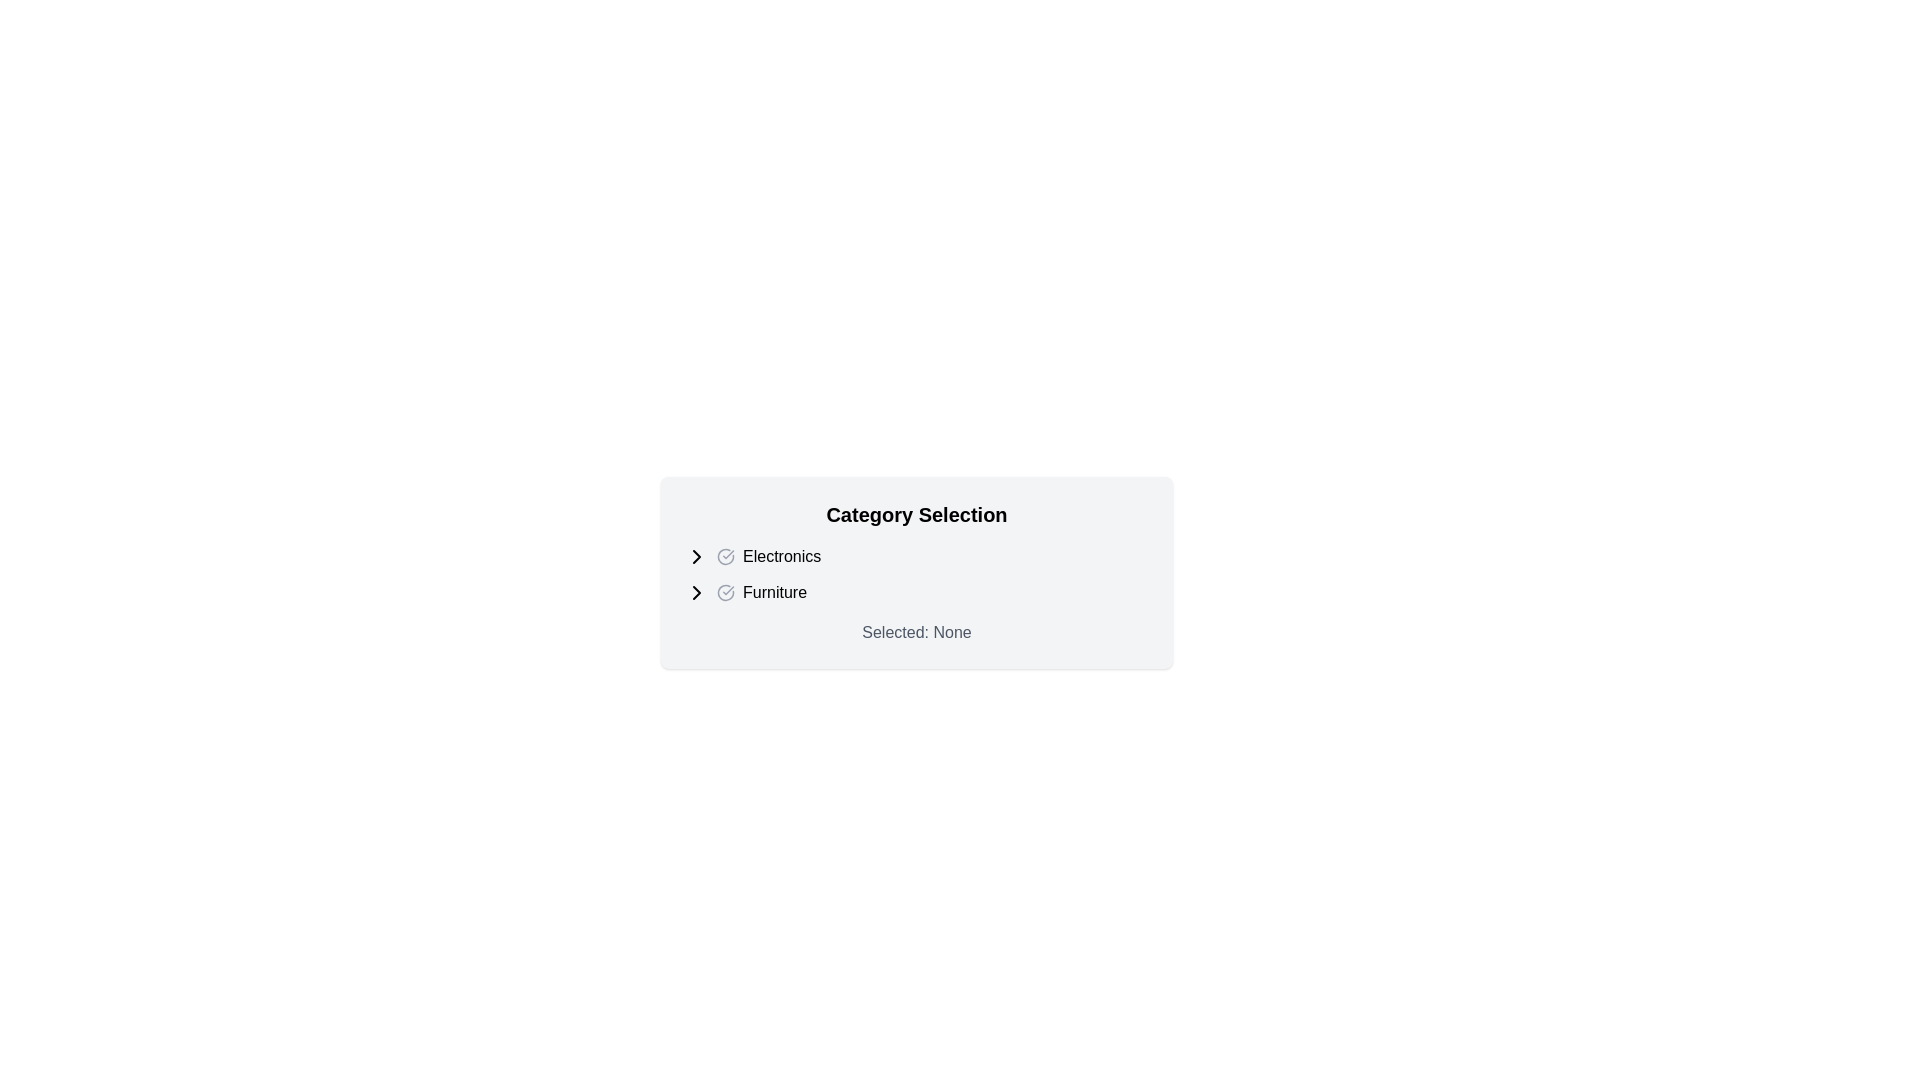 This screenshot has height=1080, width=1920. I want to click on the checkmark icon within a circle that indicates selection for the 'Furniture' category, so click(724, 592).